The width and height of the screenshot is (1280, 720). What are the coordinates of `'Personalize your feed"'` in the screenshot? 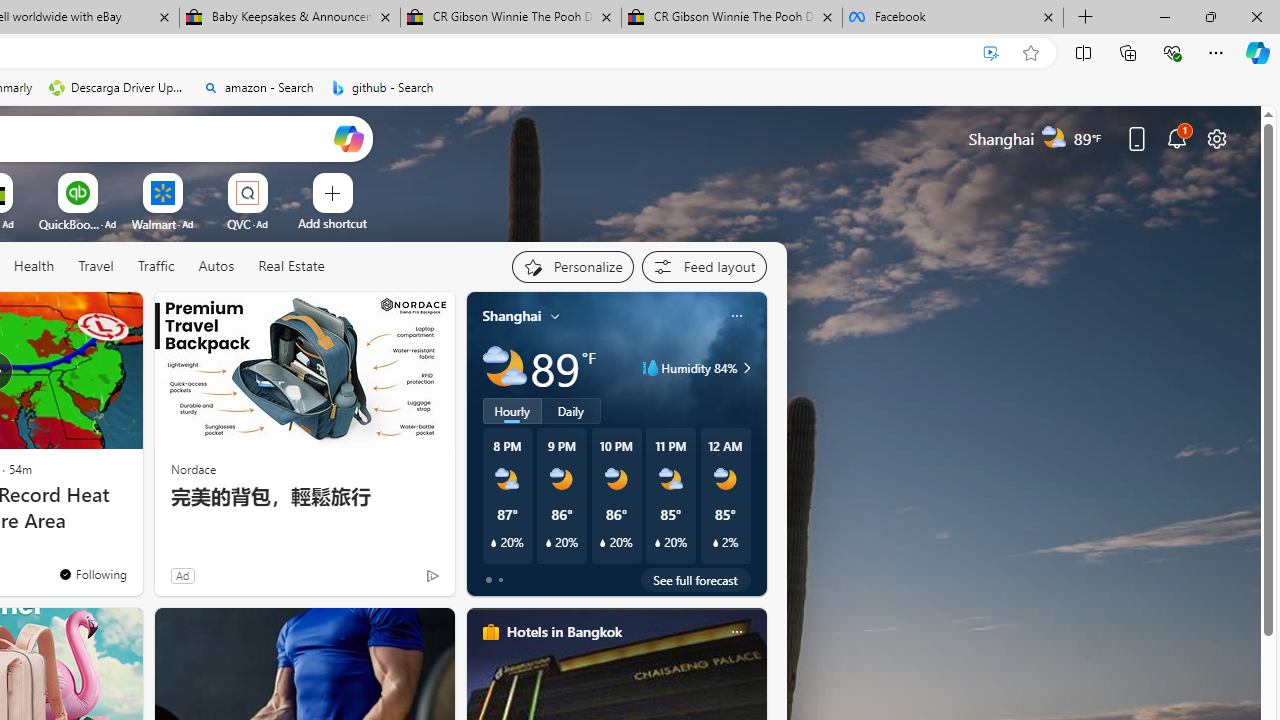 It's located at (571, 266).